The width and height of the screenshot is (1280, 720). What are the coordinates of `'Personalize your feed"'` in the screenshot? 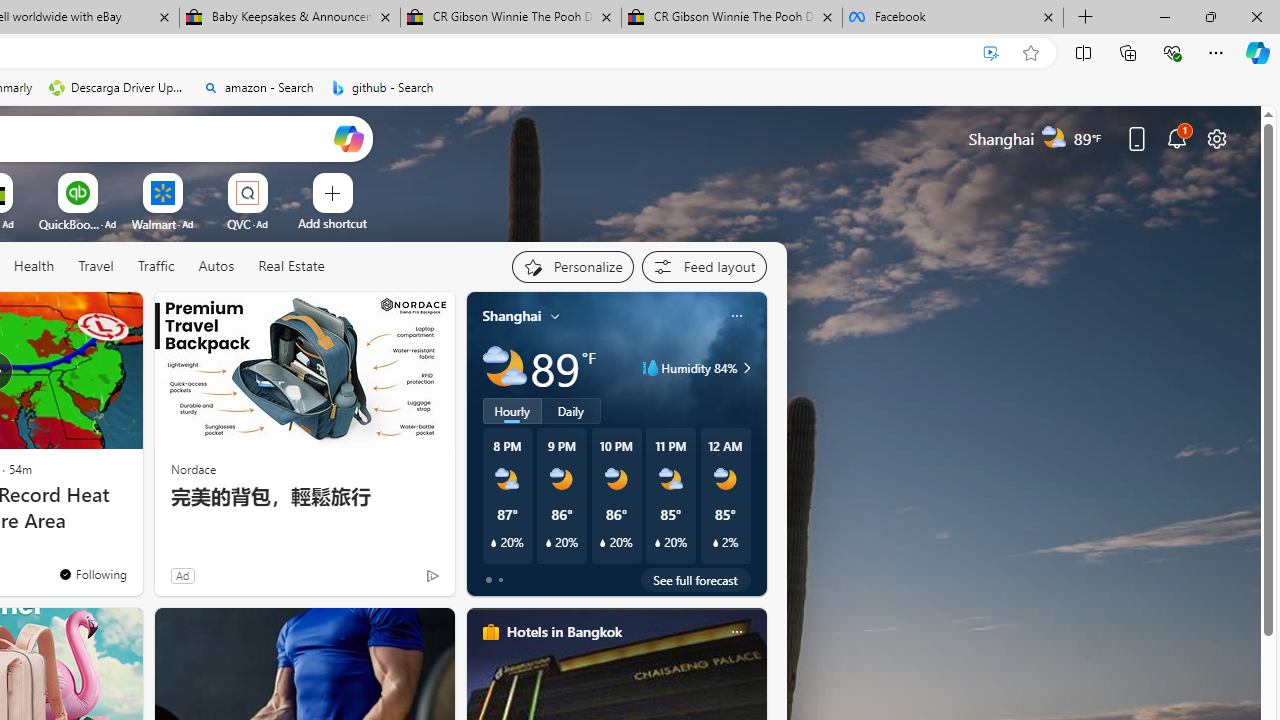 It's located at (571, 266).